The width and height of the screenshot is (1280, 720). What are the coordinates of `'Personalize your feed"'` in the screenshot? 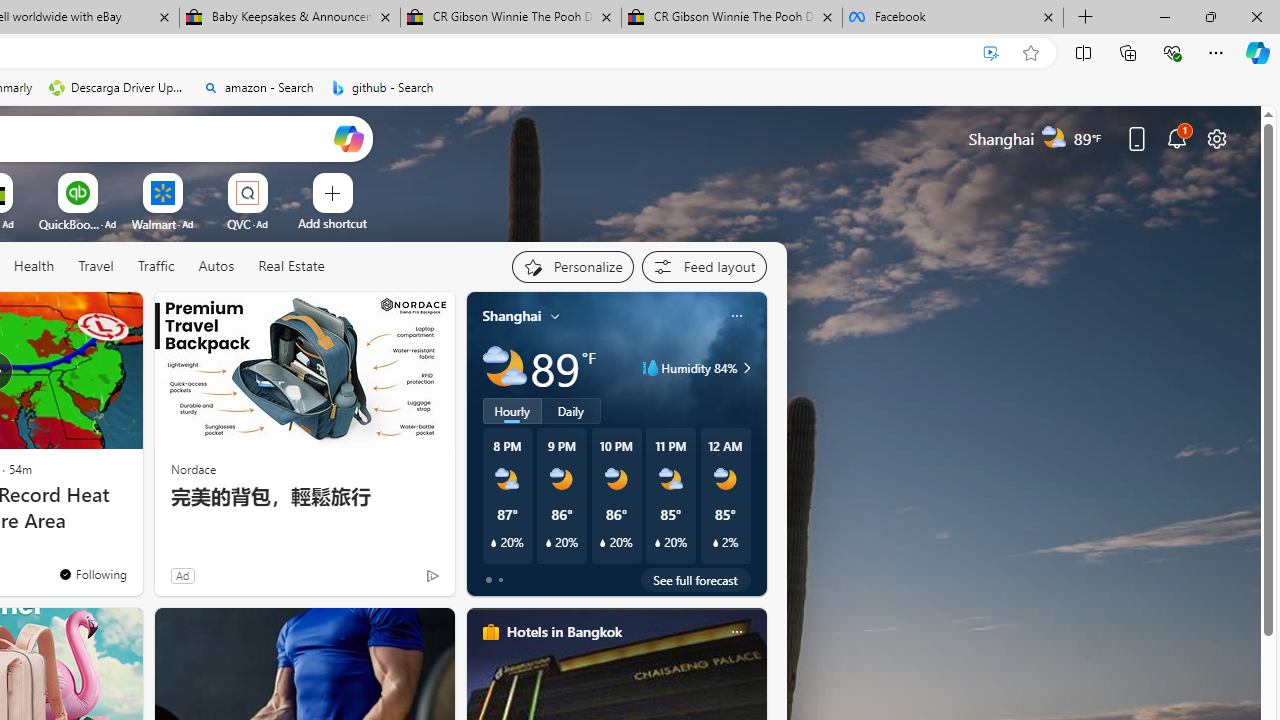 It's located at (571, 266).